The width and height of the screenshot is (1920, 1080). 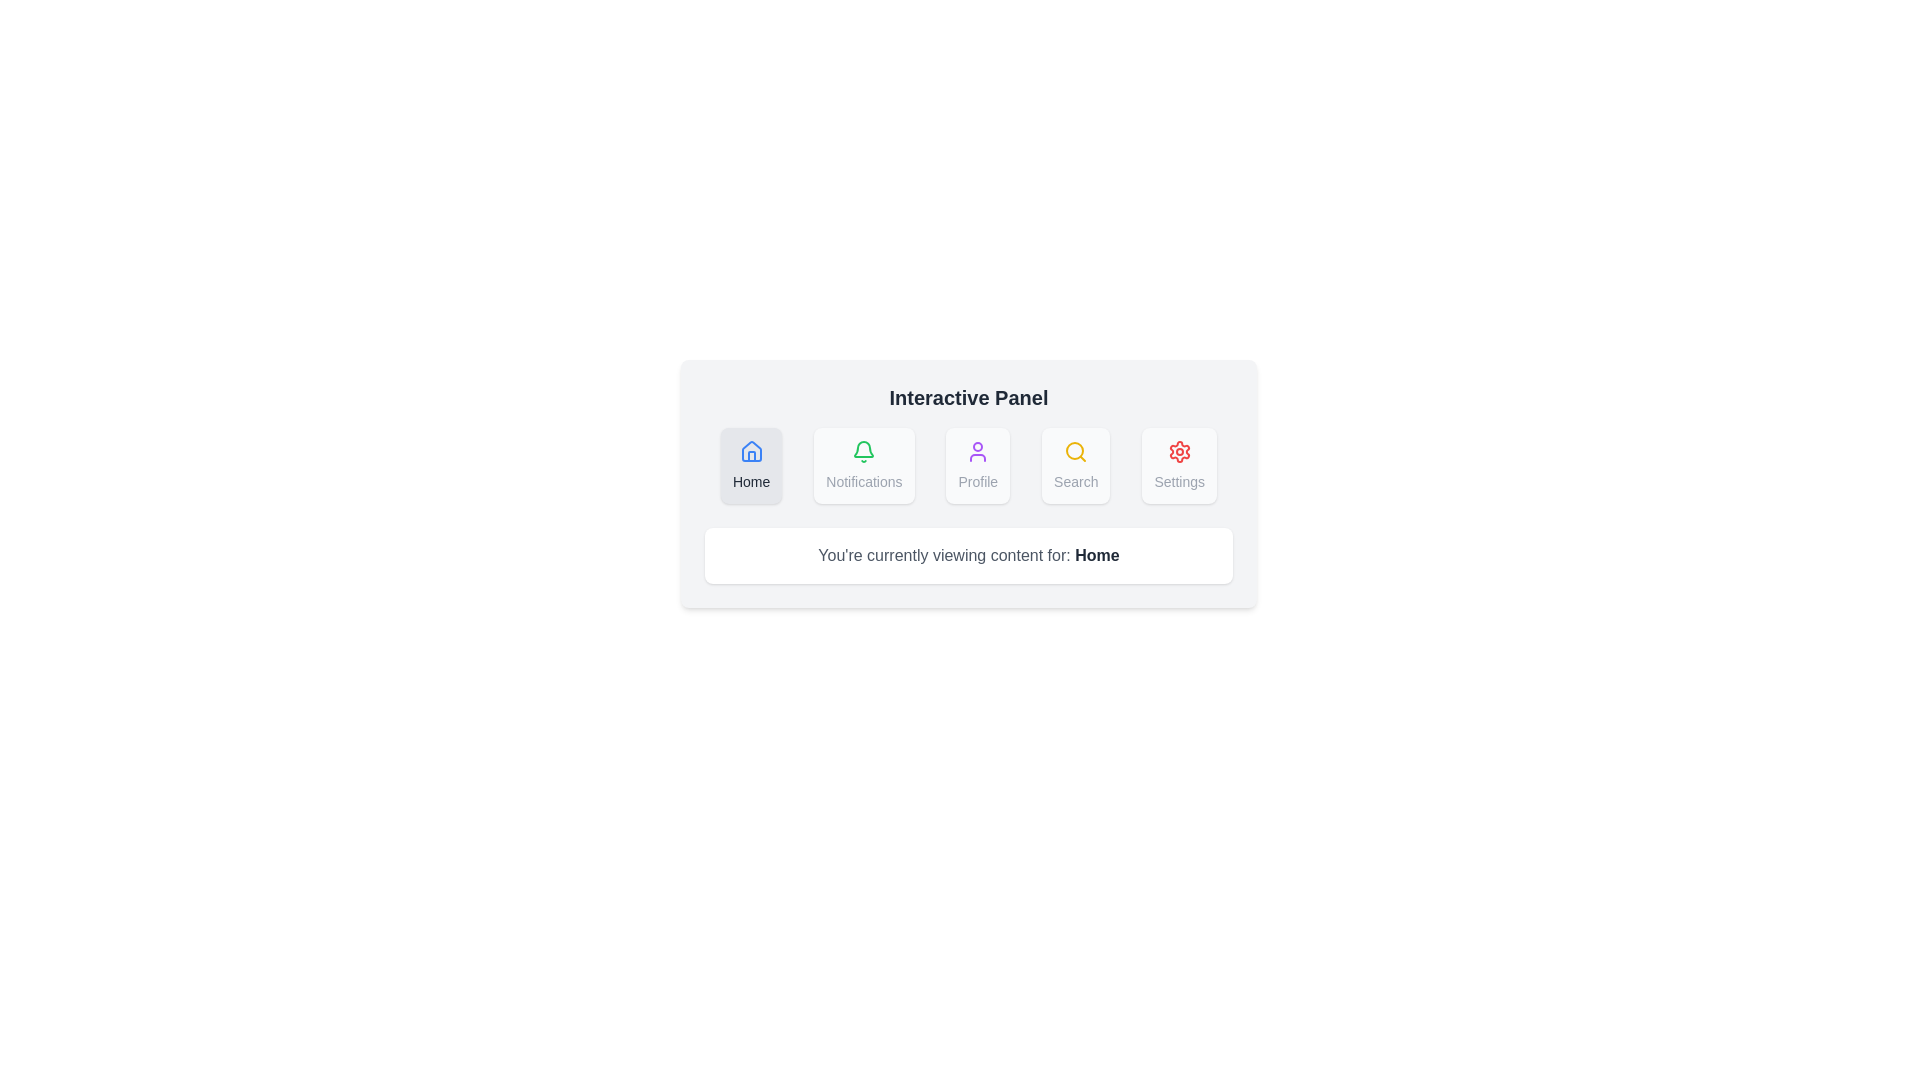 I want to click on the bold text label reading 'Home' located beneath the interactive panel, part of the sentence 'You're currently viewing content for: Home', so click(x=1096, y=555).